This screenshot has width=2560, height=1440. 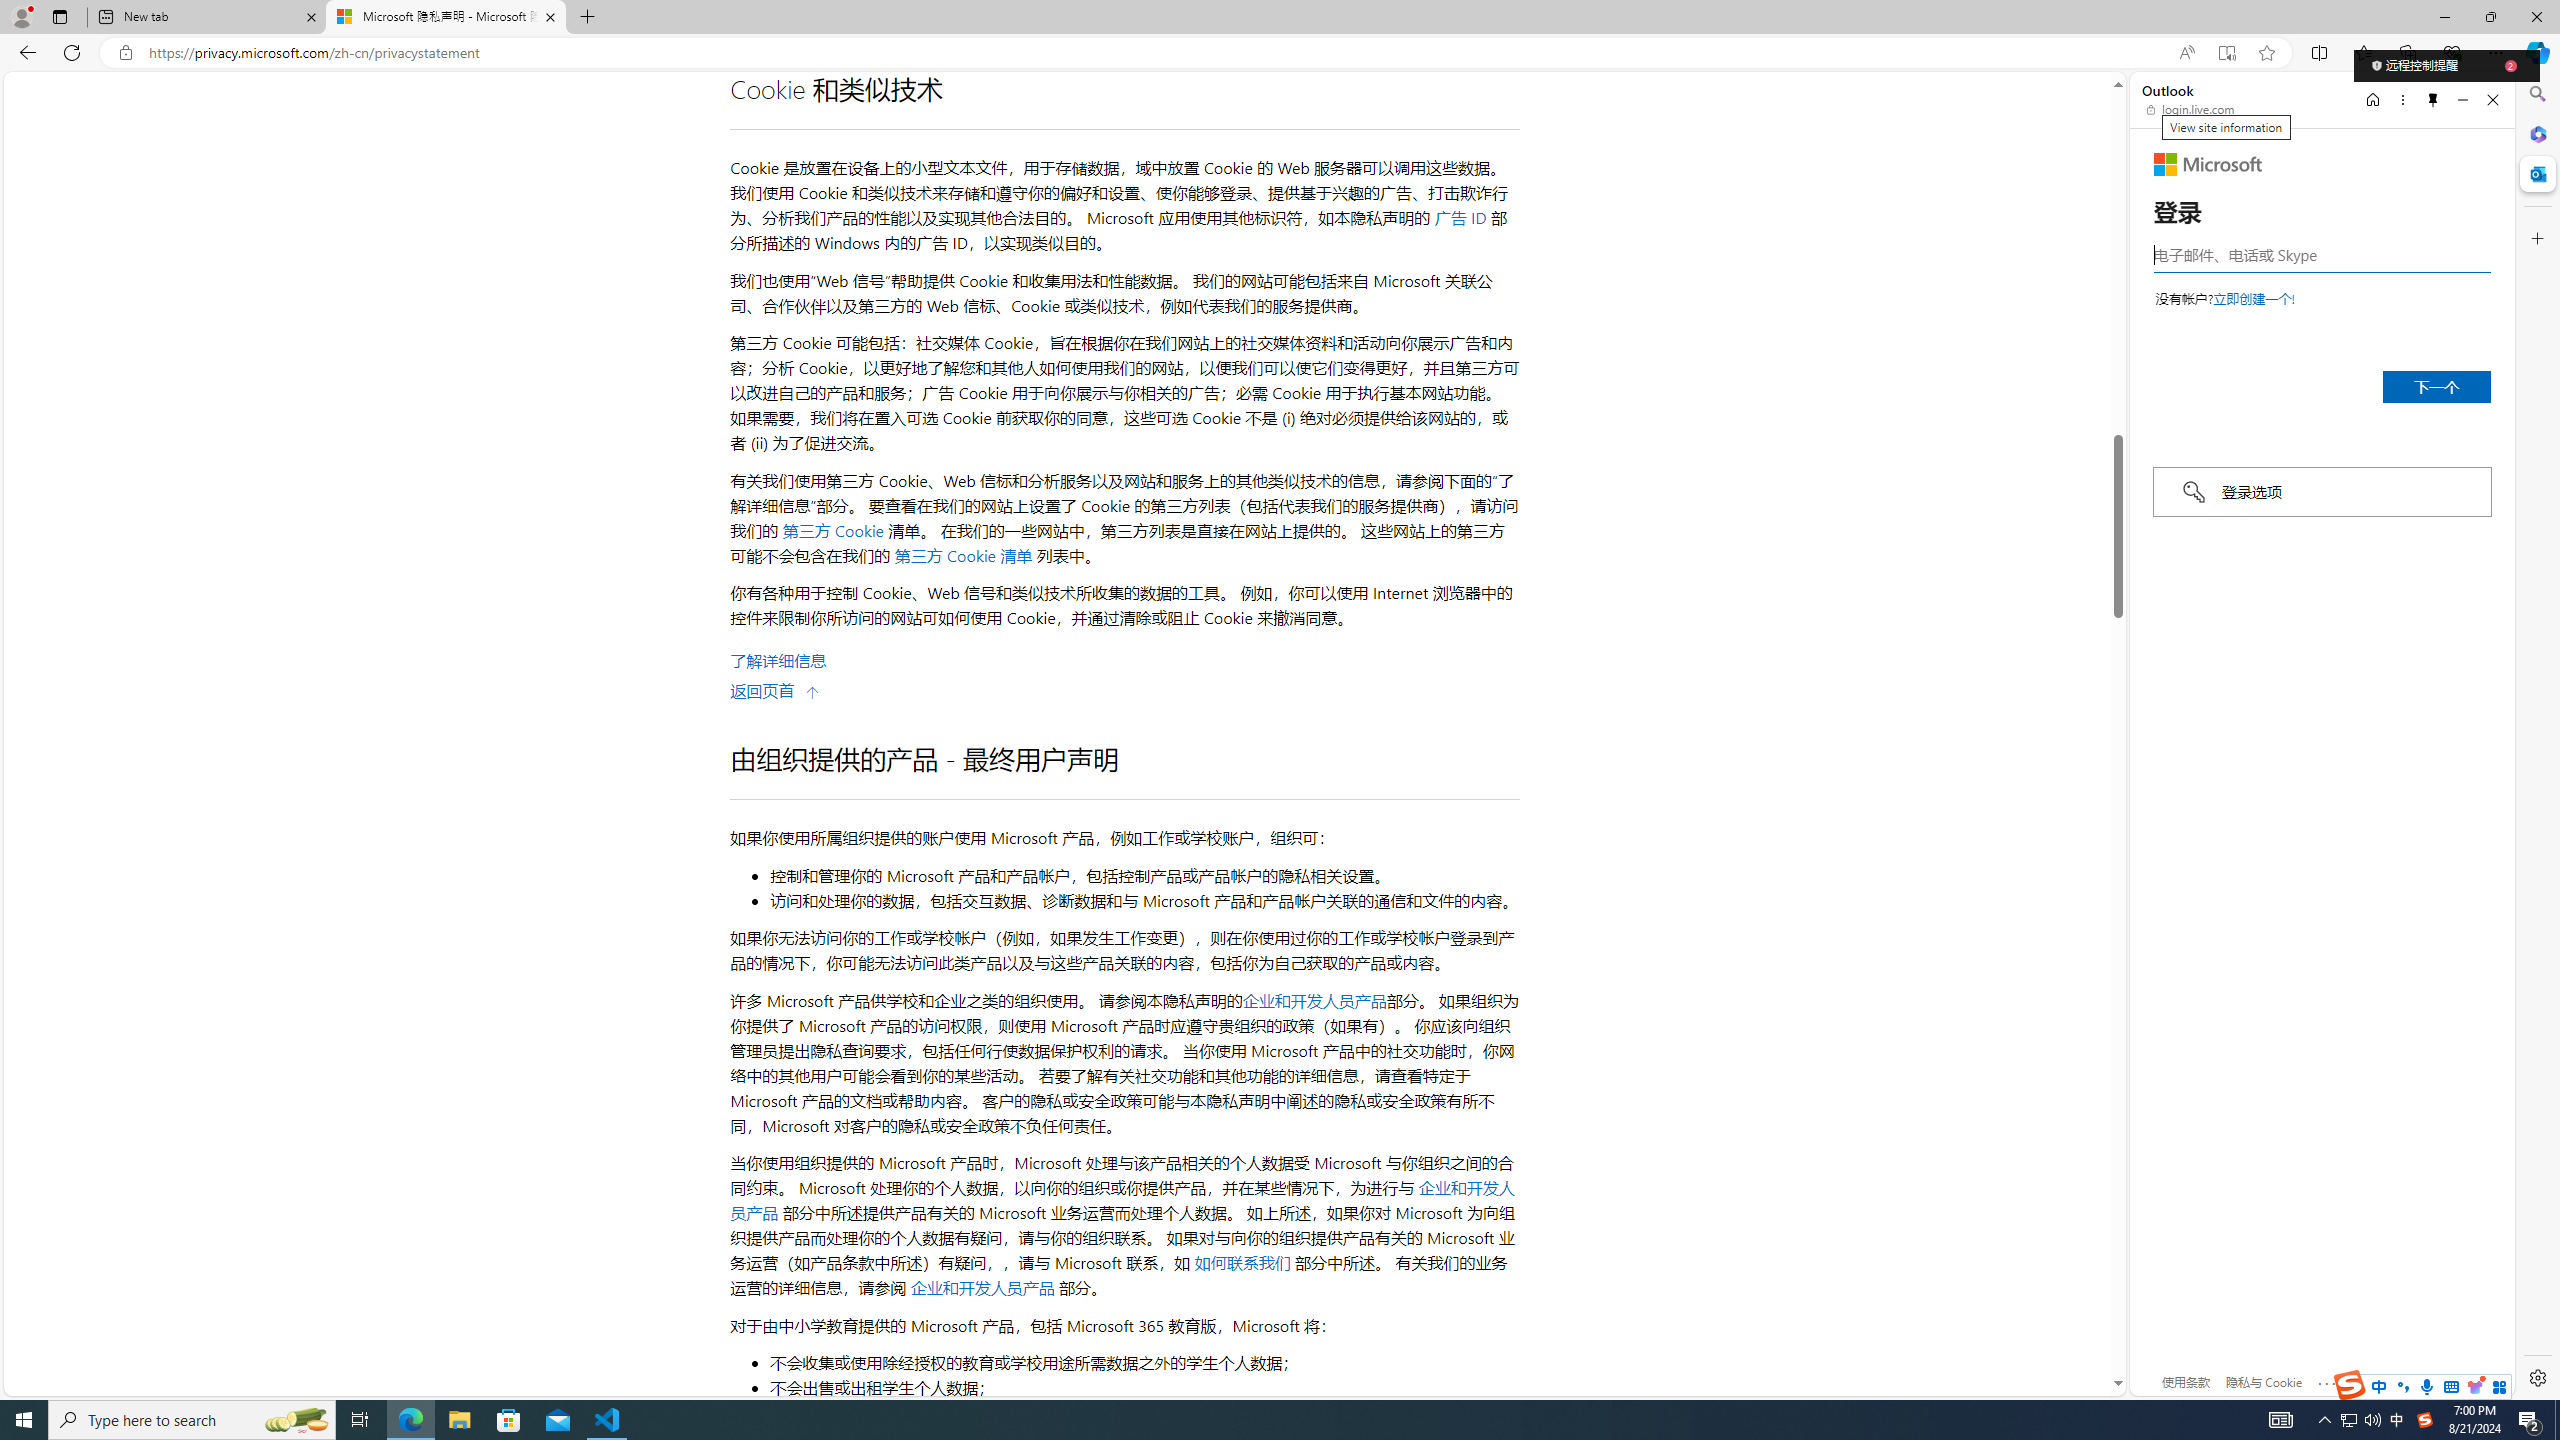 I want to click on 'Enter Immersive Reader (F9)', so click(x=2226, y=53).